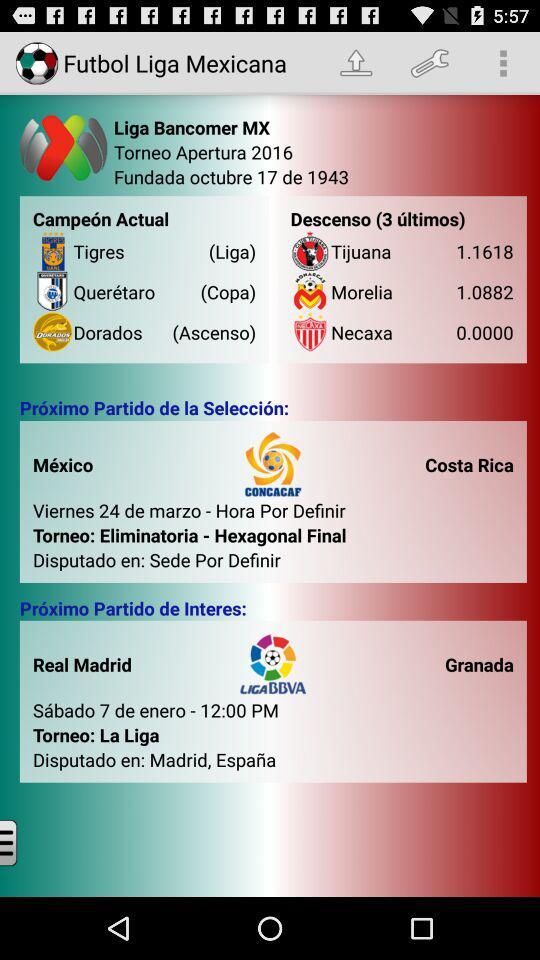 The height and width of the screenshot is (960, 540). What do you see at coordinates (272, 664) in the screenshot?
I see `image left to granada` at bounding box center [272, 664].